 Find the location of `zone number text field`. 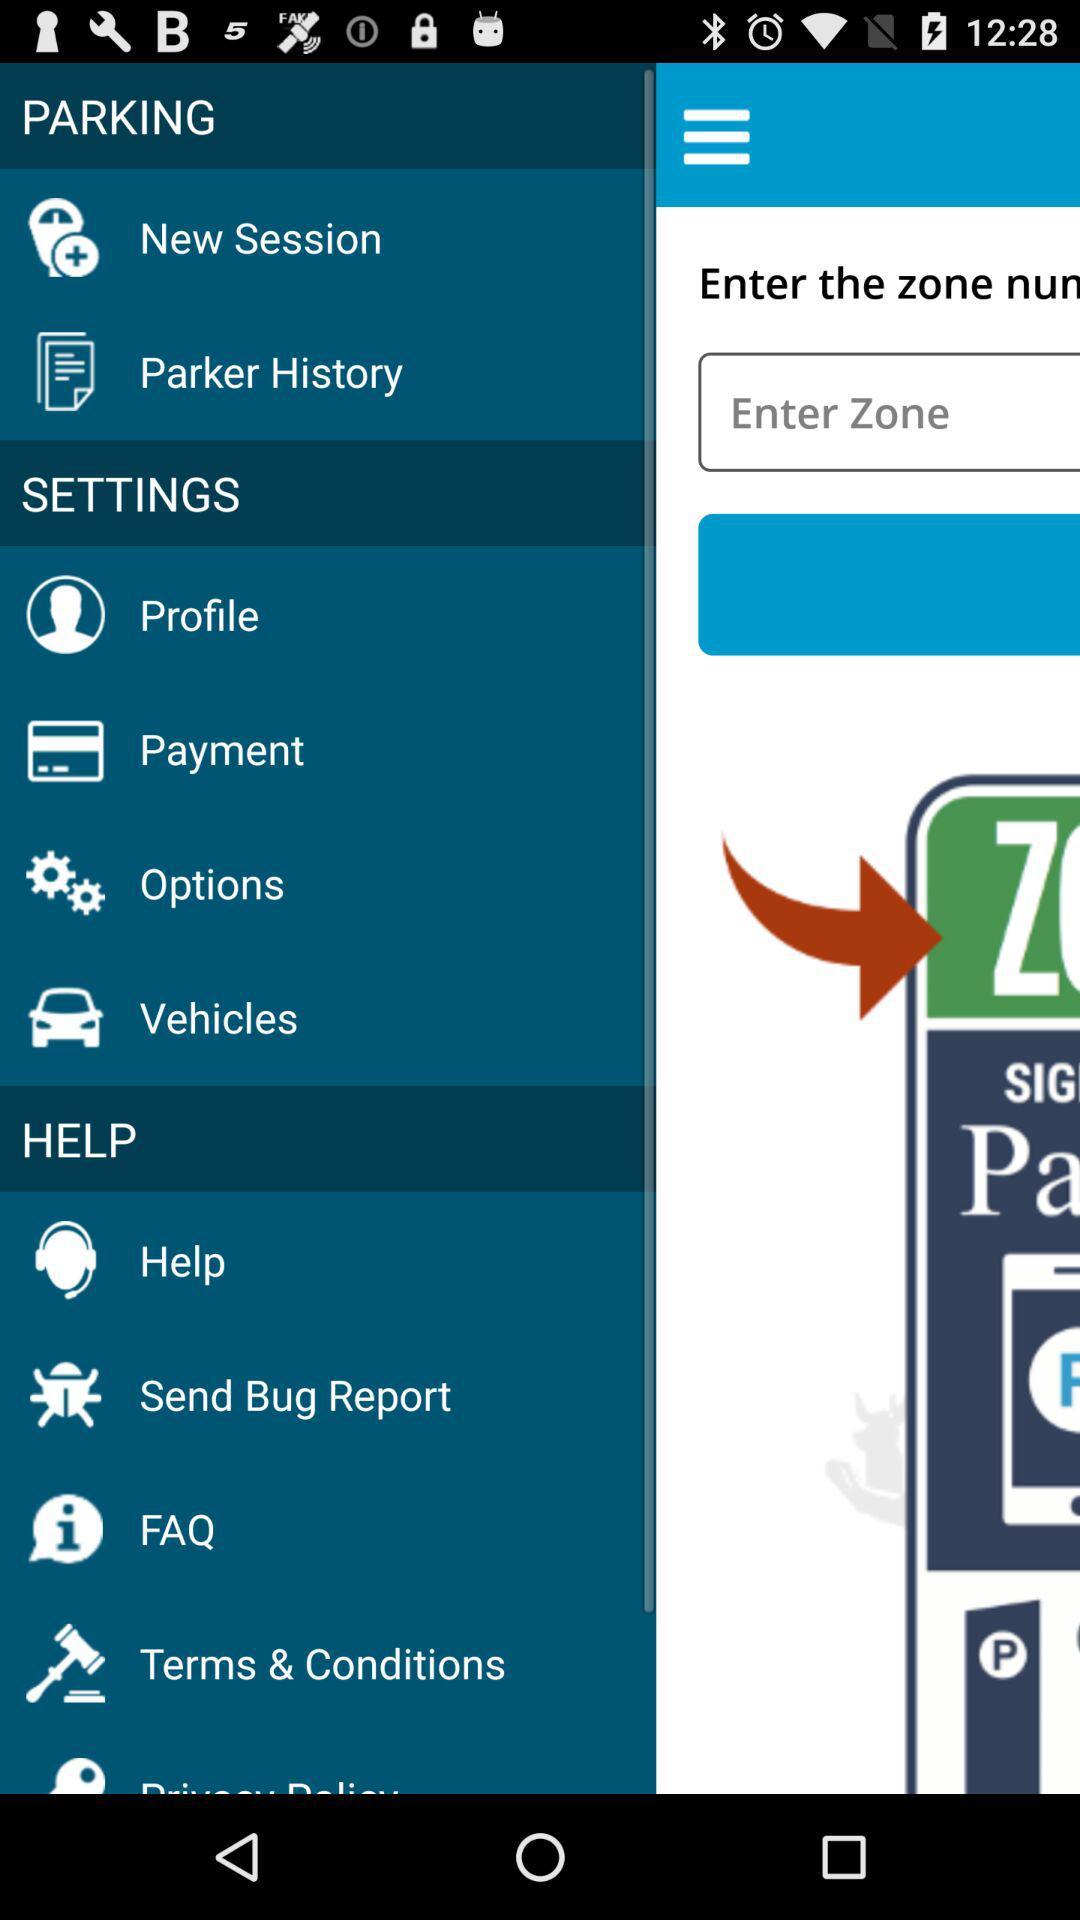

zone number text field is located at coordinates (888, 411).